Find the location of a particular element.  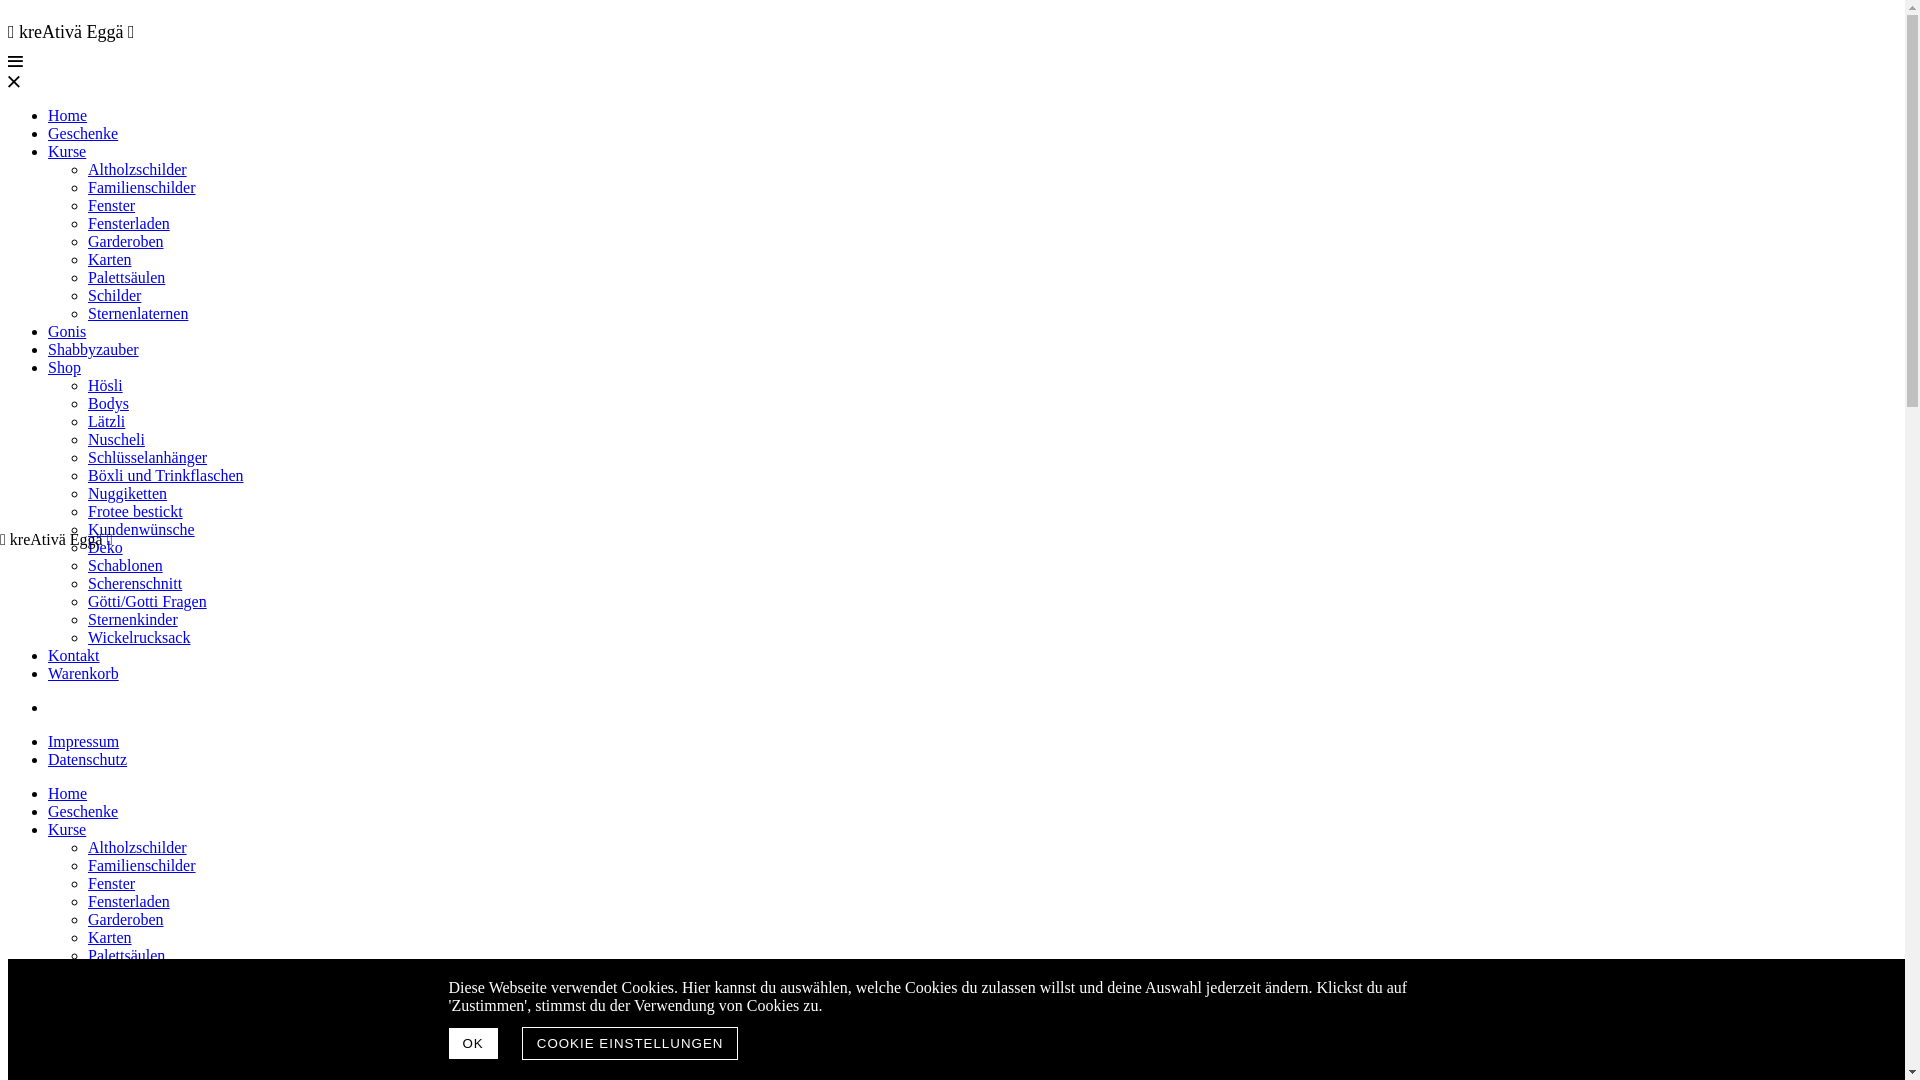

'Shabbyzauber' is located at coordinates (48, 348).